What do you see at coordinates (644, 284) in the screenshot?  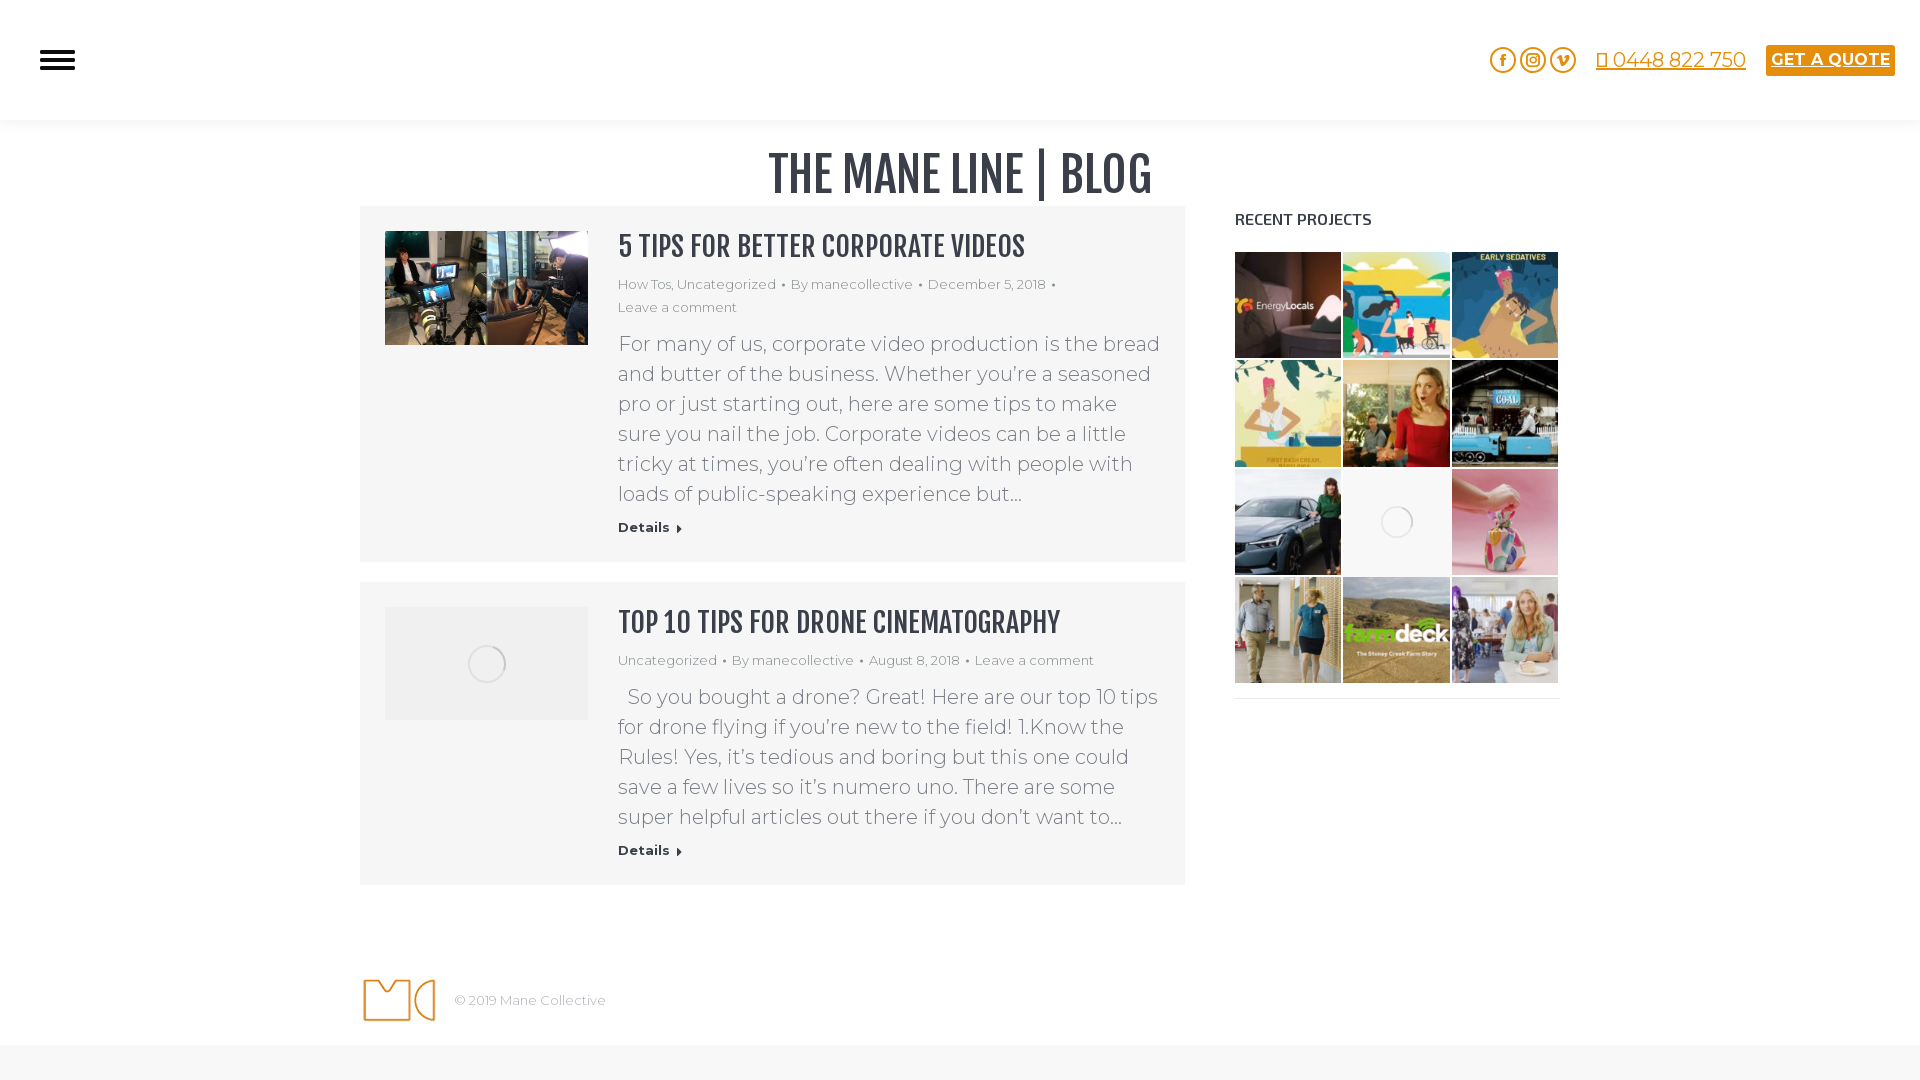 I see `'How Tos'` at bounding box center [644, 284].